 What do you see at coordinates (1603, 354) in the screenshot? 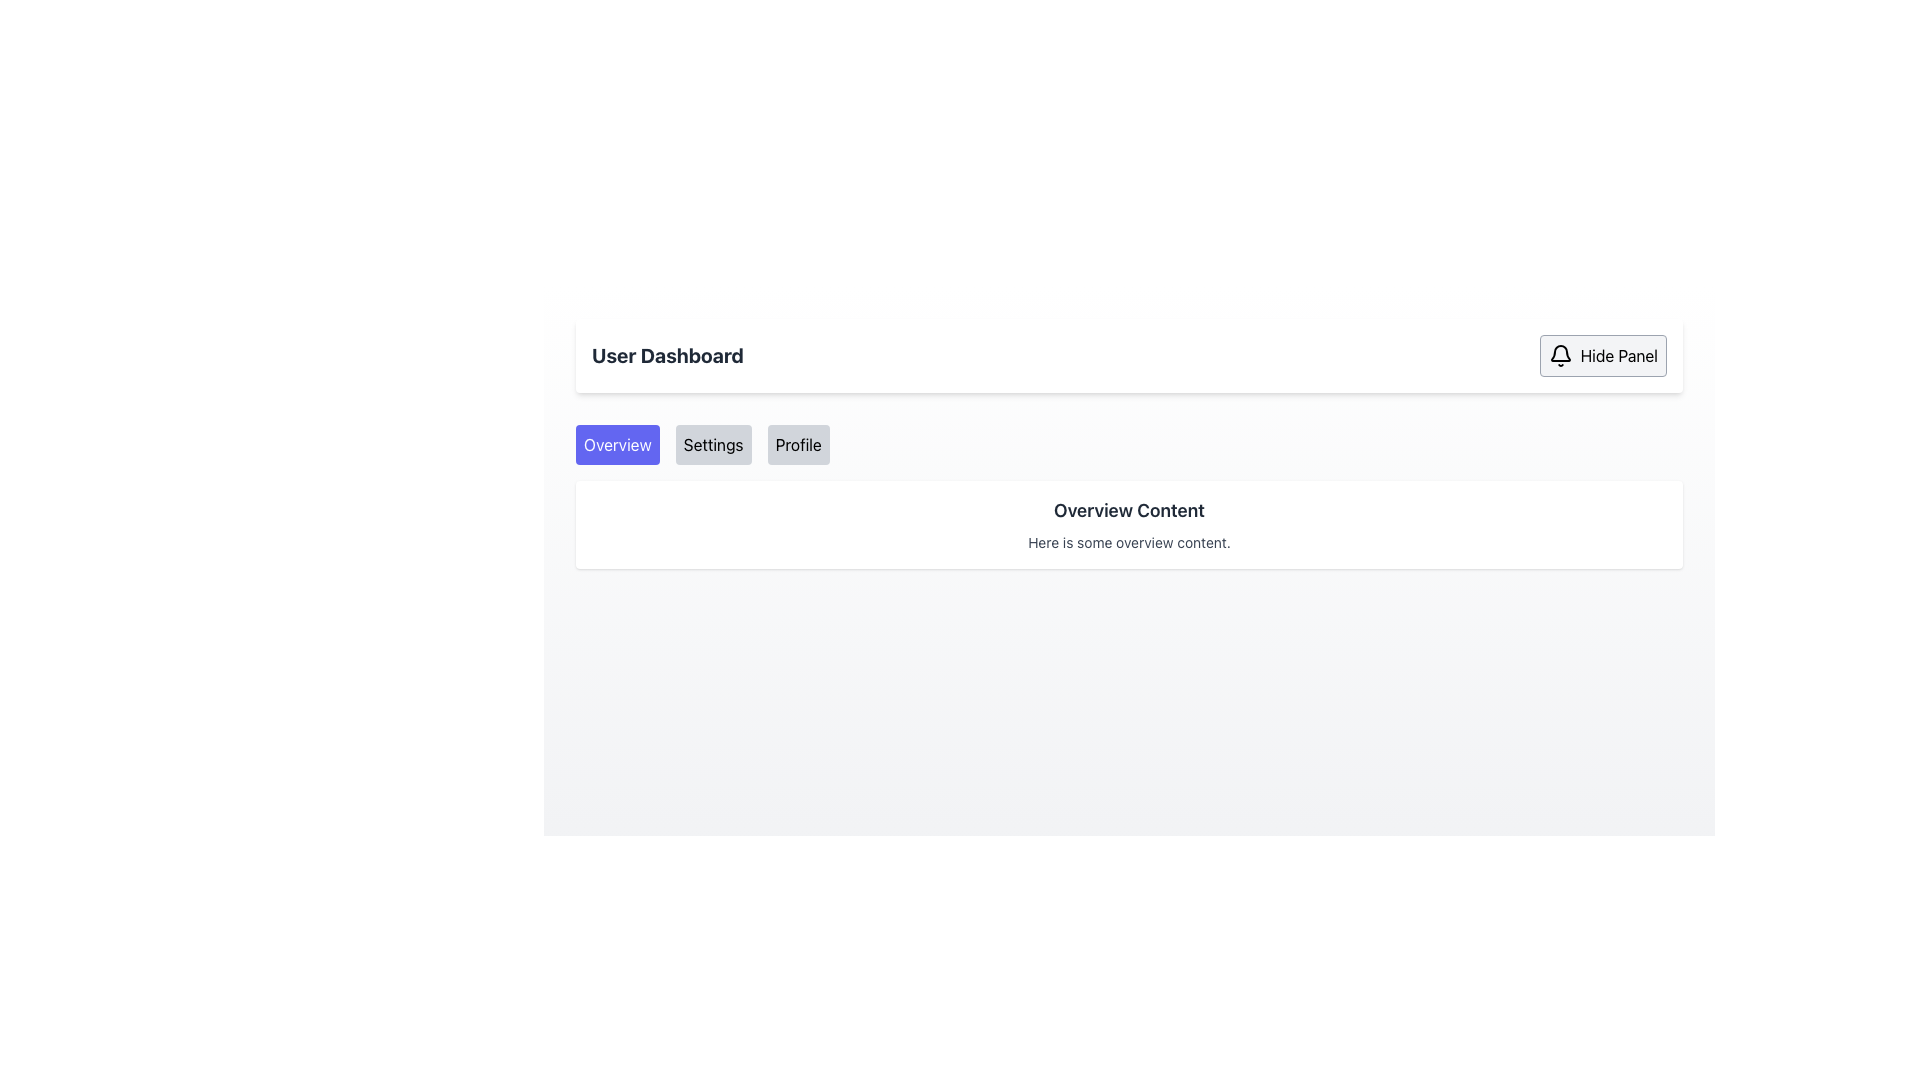
I see `the toggle button in the top-right corner of the 'User Dashboard'` at bounding box center [1603, 354].